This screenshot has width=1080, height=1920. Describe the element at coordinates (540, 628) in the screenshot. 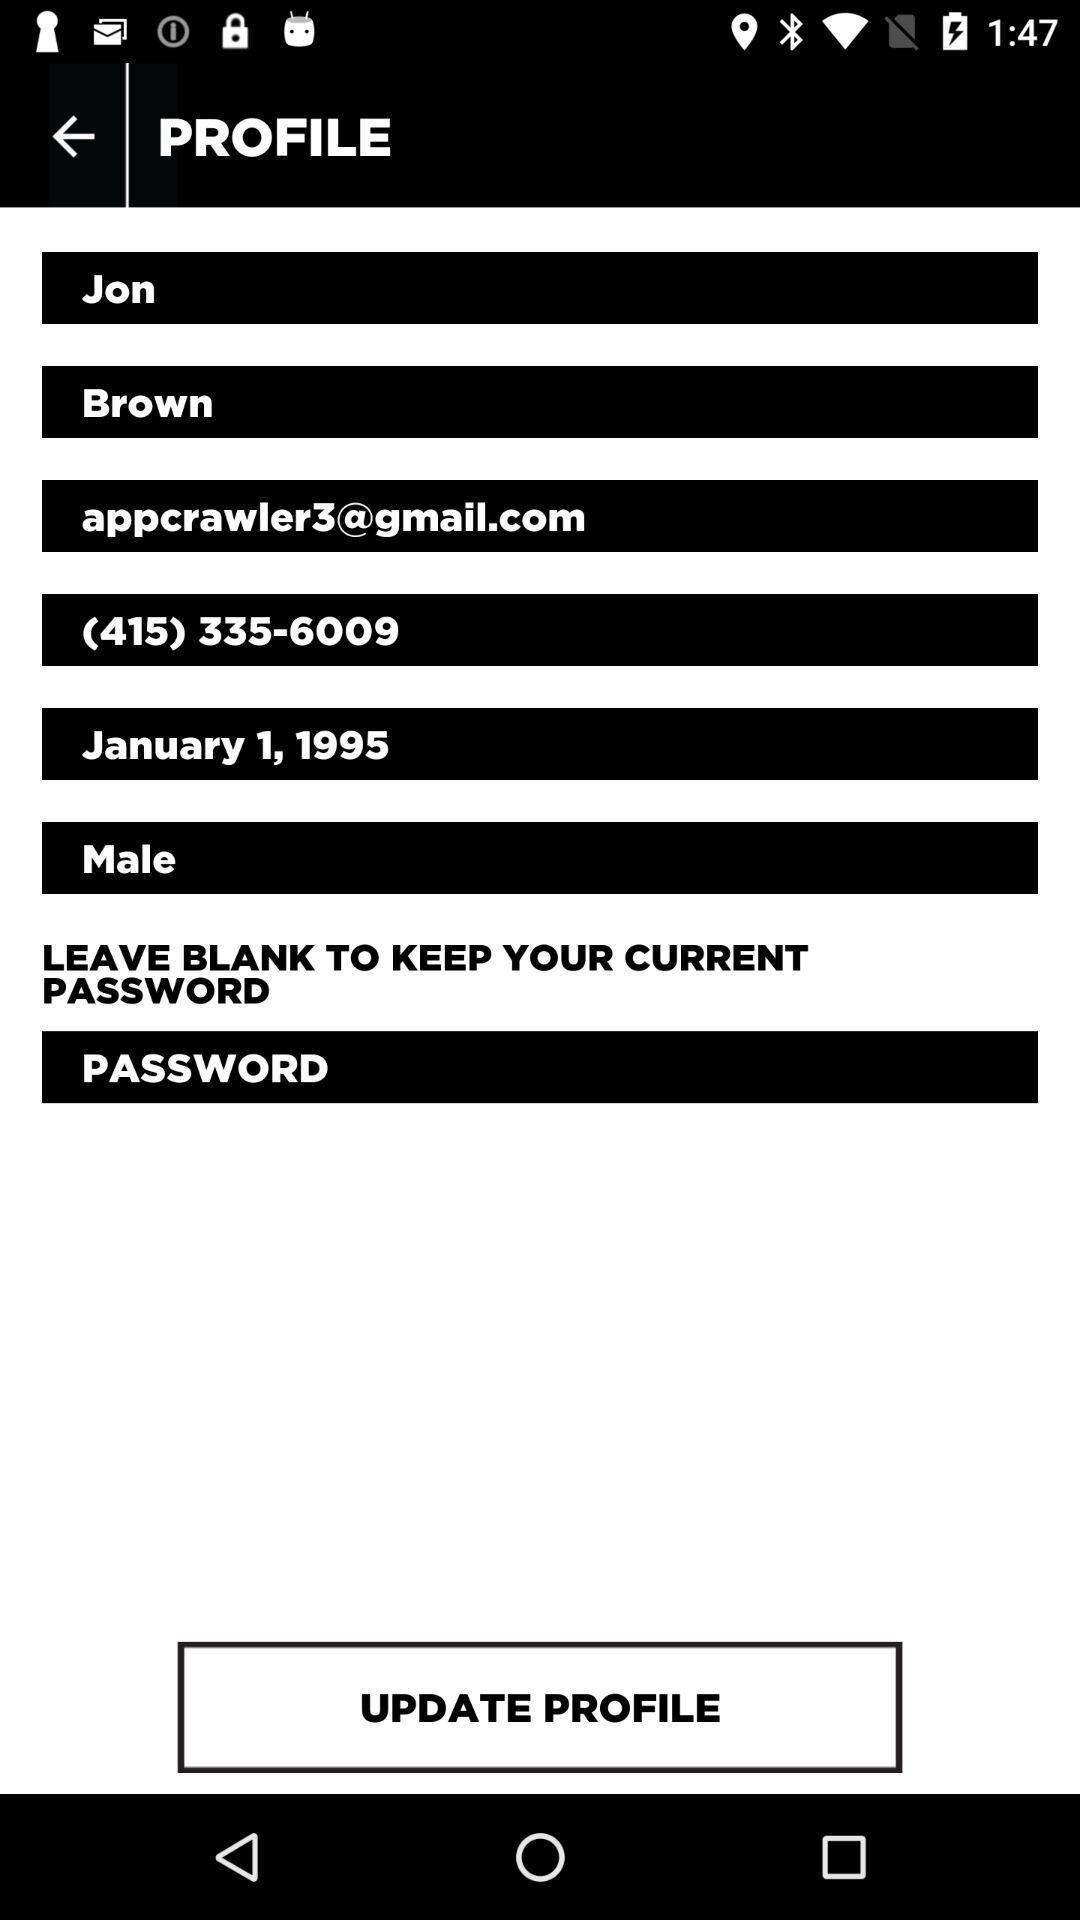

I see `fourth text field` at that location.